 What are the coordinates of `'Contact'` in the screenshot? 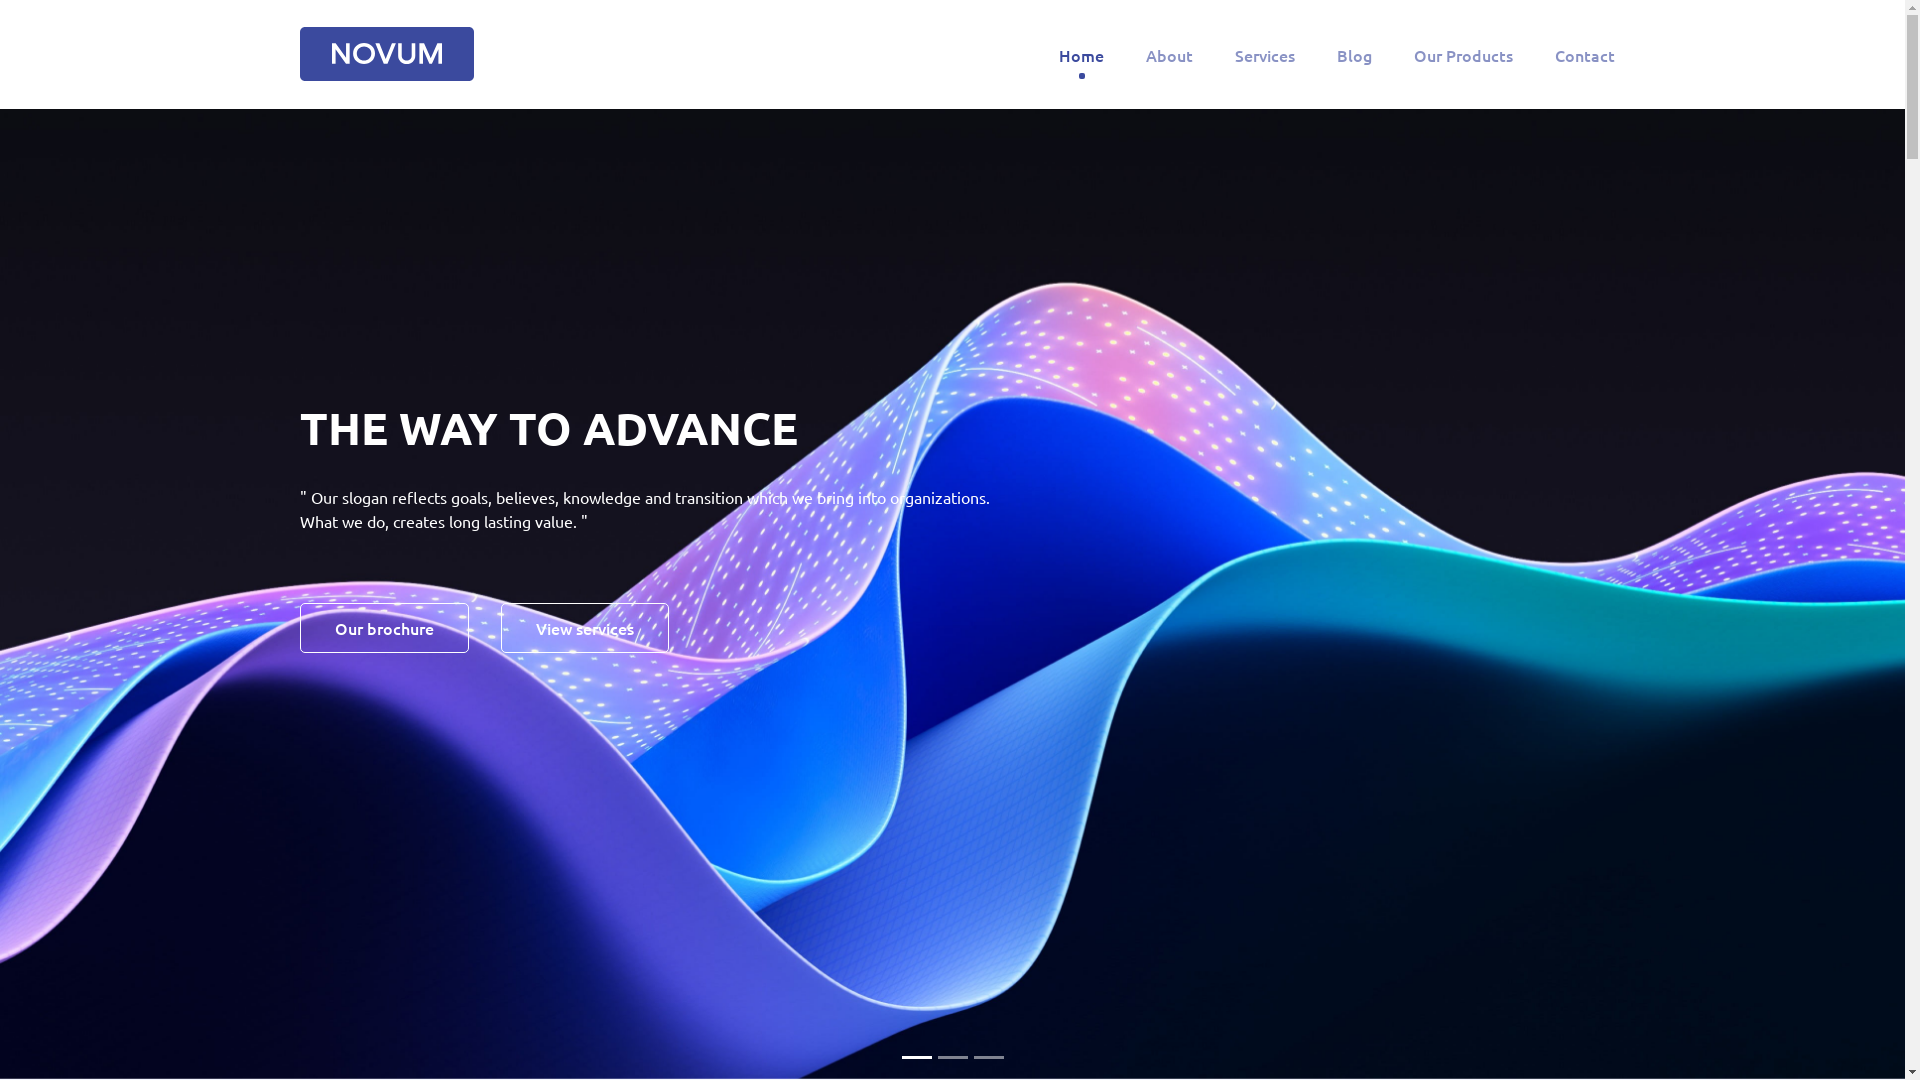 It's located at (1583, 53).